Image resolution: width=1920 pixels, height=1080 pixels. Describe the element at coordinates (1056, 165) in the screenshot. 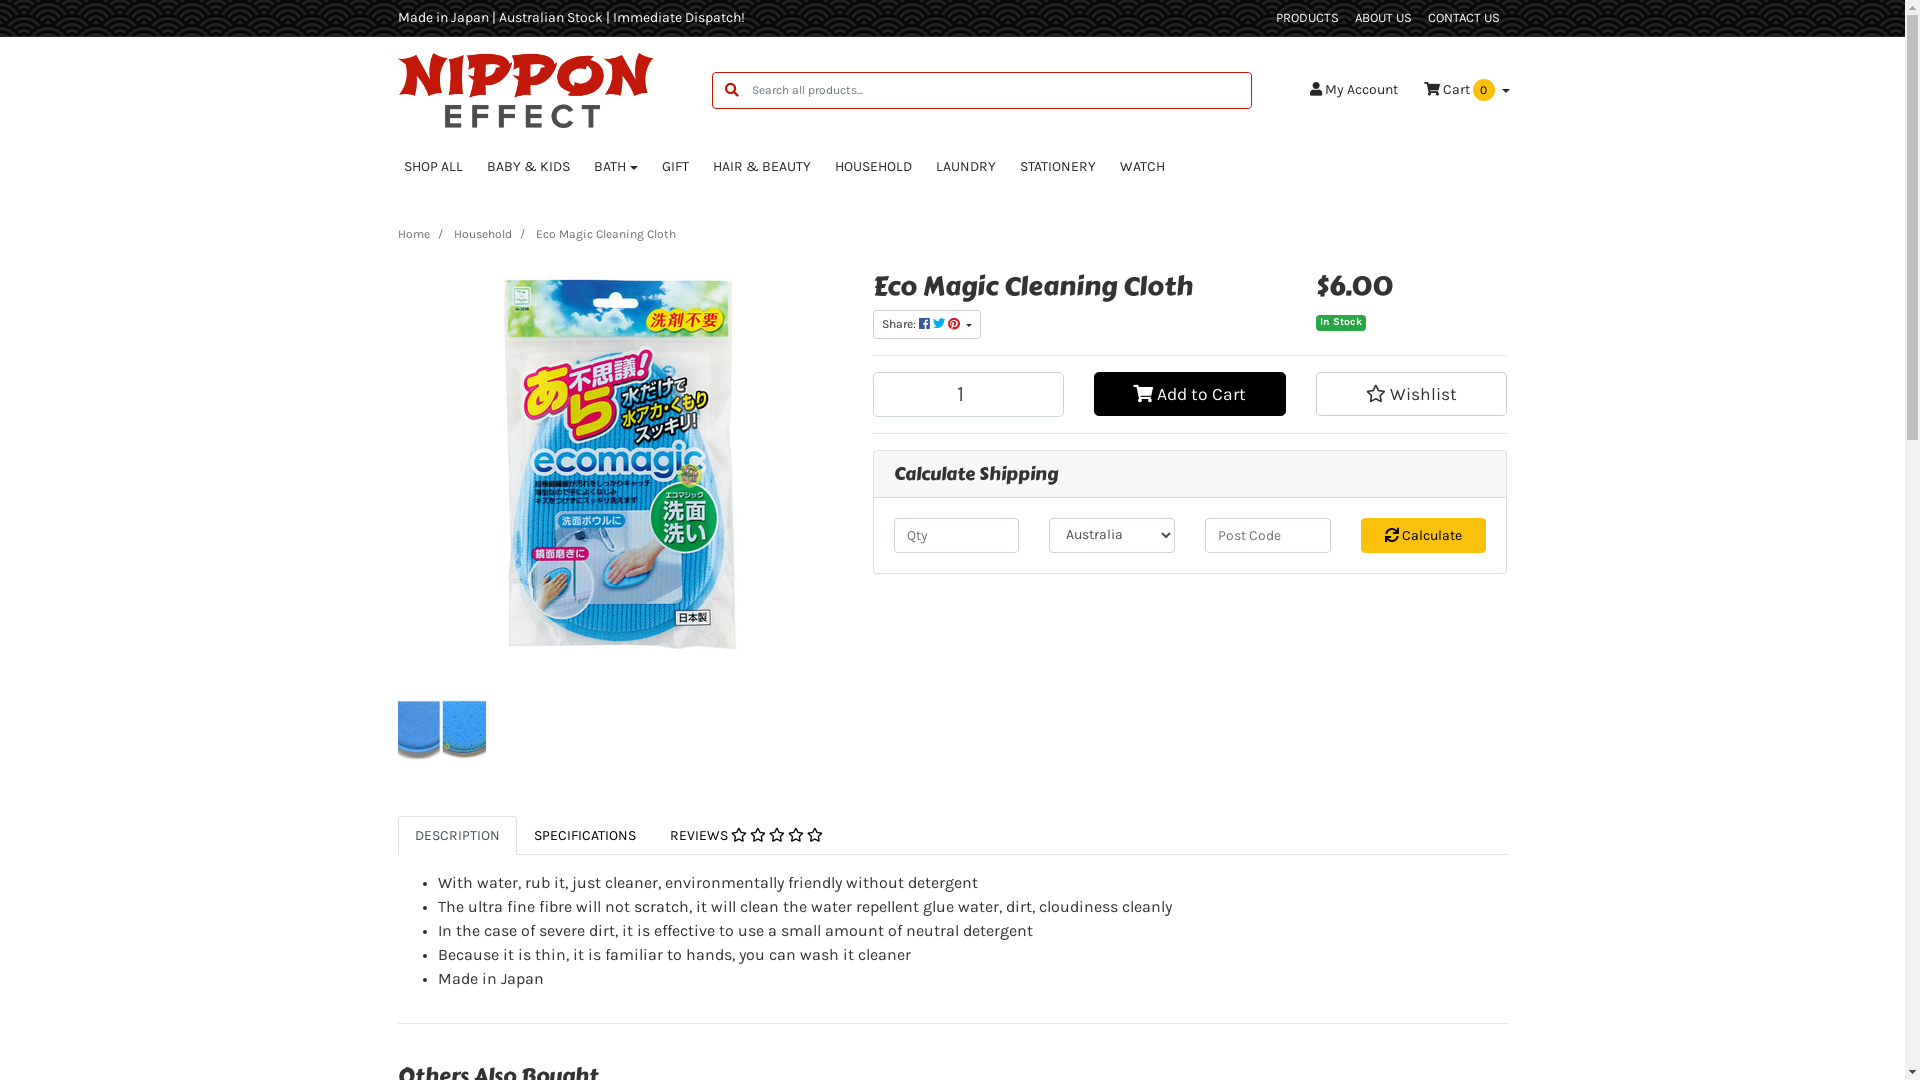

I see `'STATIONERY'` at that location.